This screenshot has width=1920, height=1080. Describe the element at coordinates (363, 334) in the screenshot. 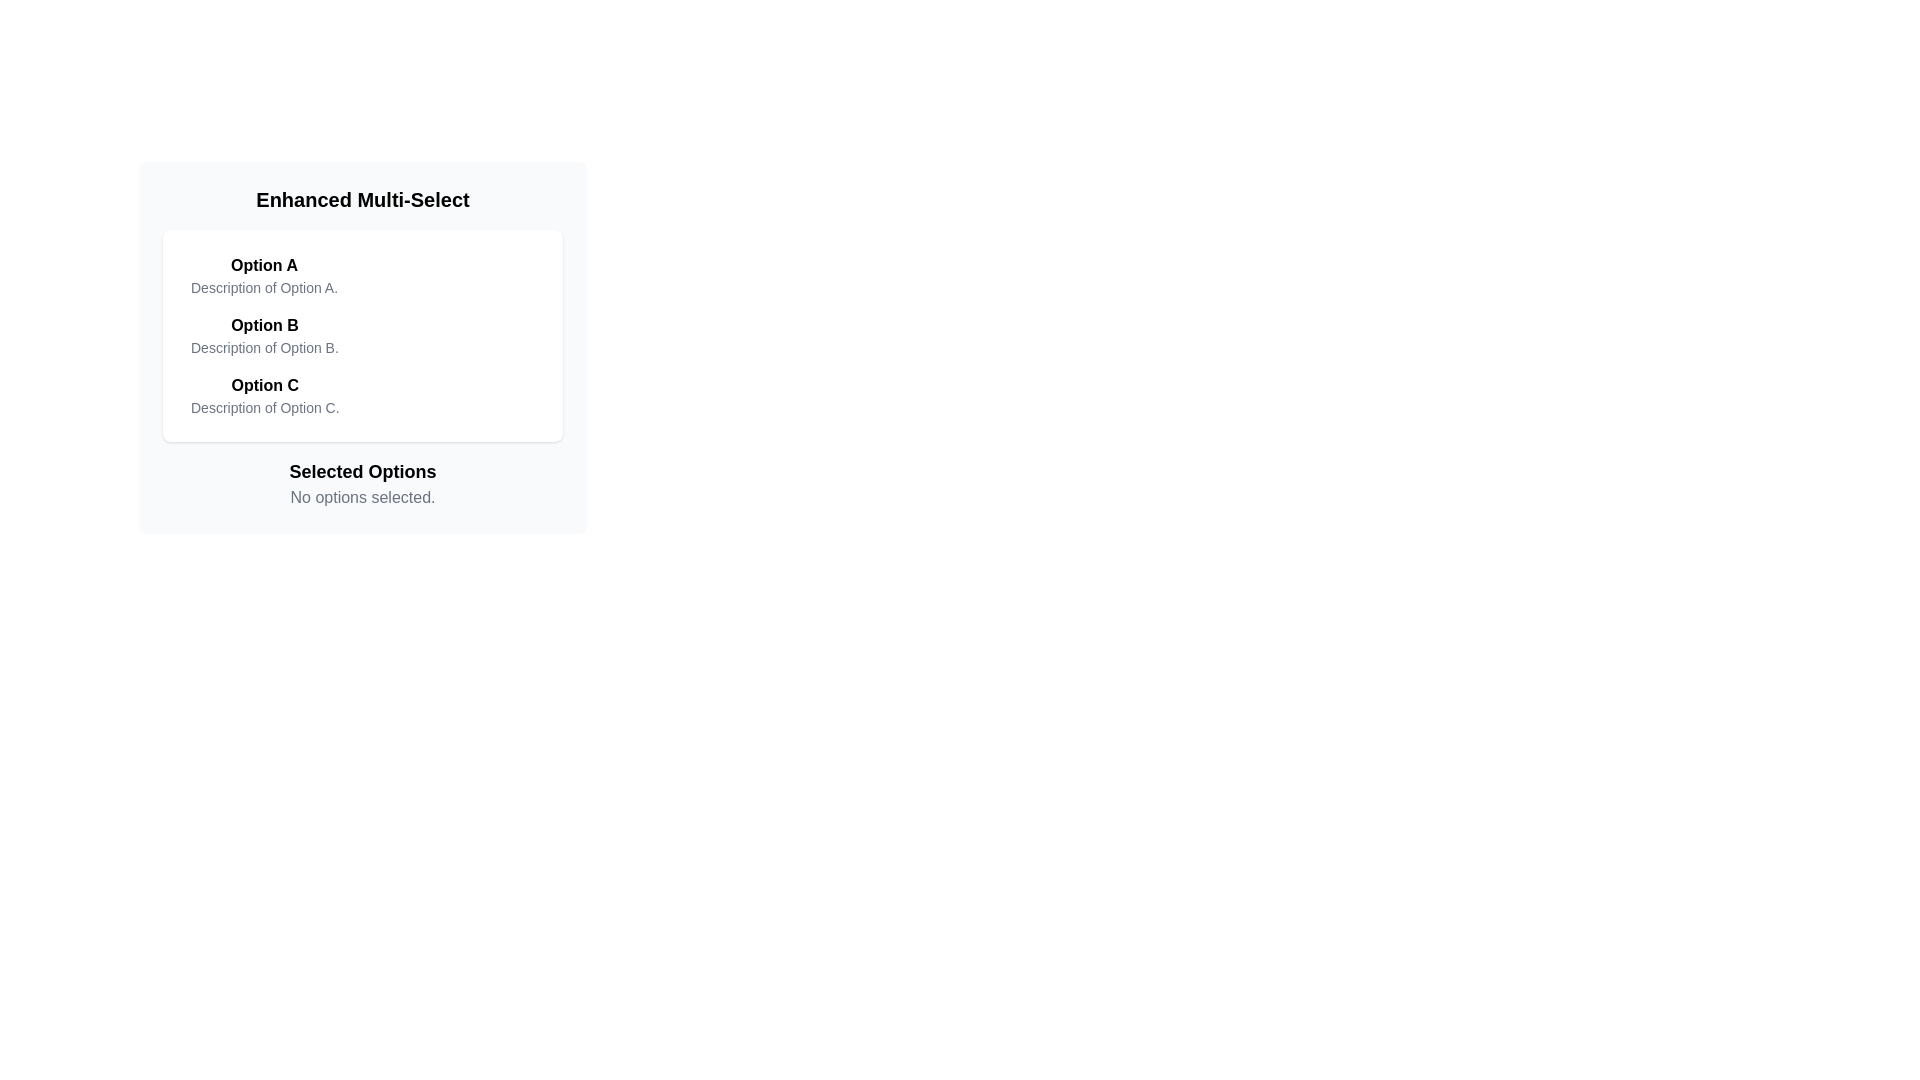

I see `the selectable option in the list item located between 'Option A' and 'Option C'` at that location.